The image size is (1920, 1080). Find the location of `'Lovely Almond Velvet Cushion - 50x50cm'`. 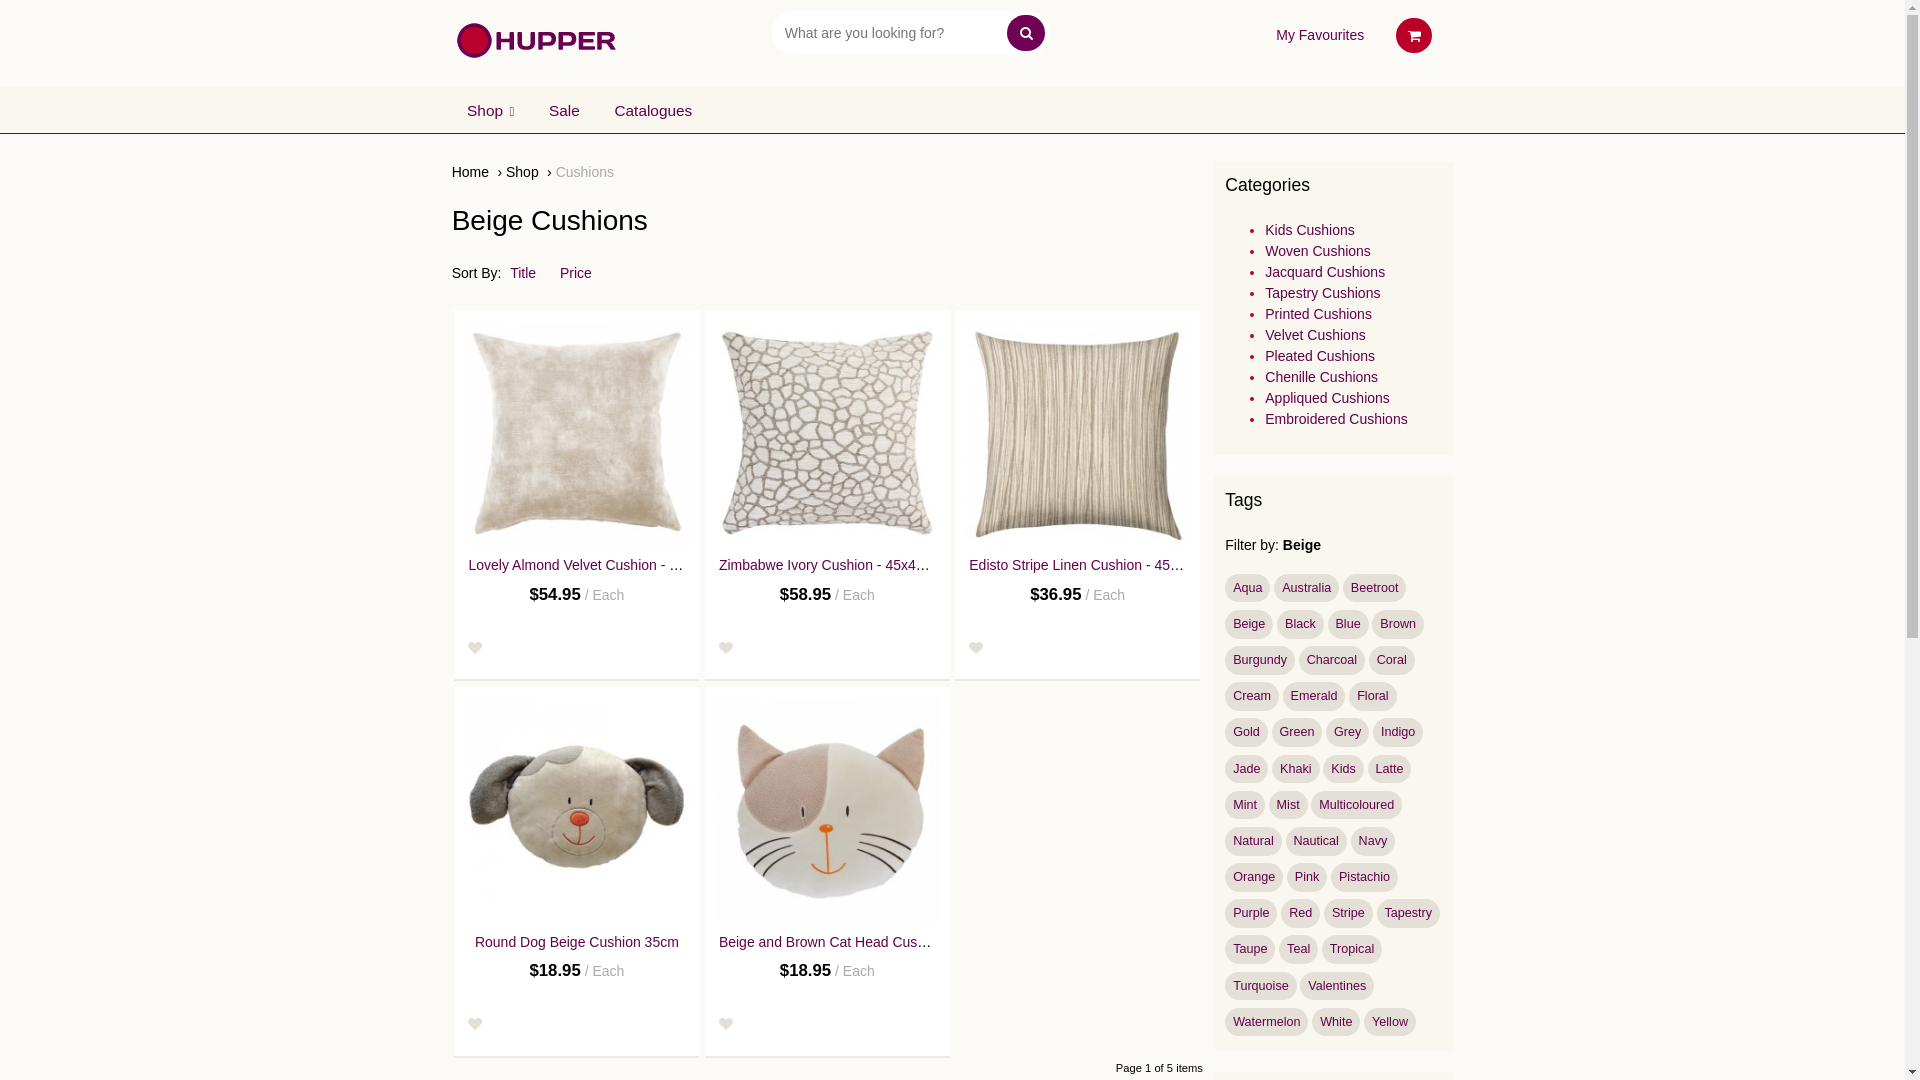

'Lovely Almond Velvet Cushion - 50x50cm' is located at coordinates (575, 431).